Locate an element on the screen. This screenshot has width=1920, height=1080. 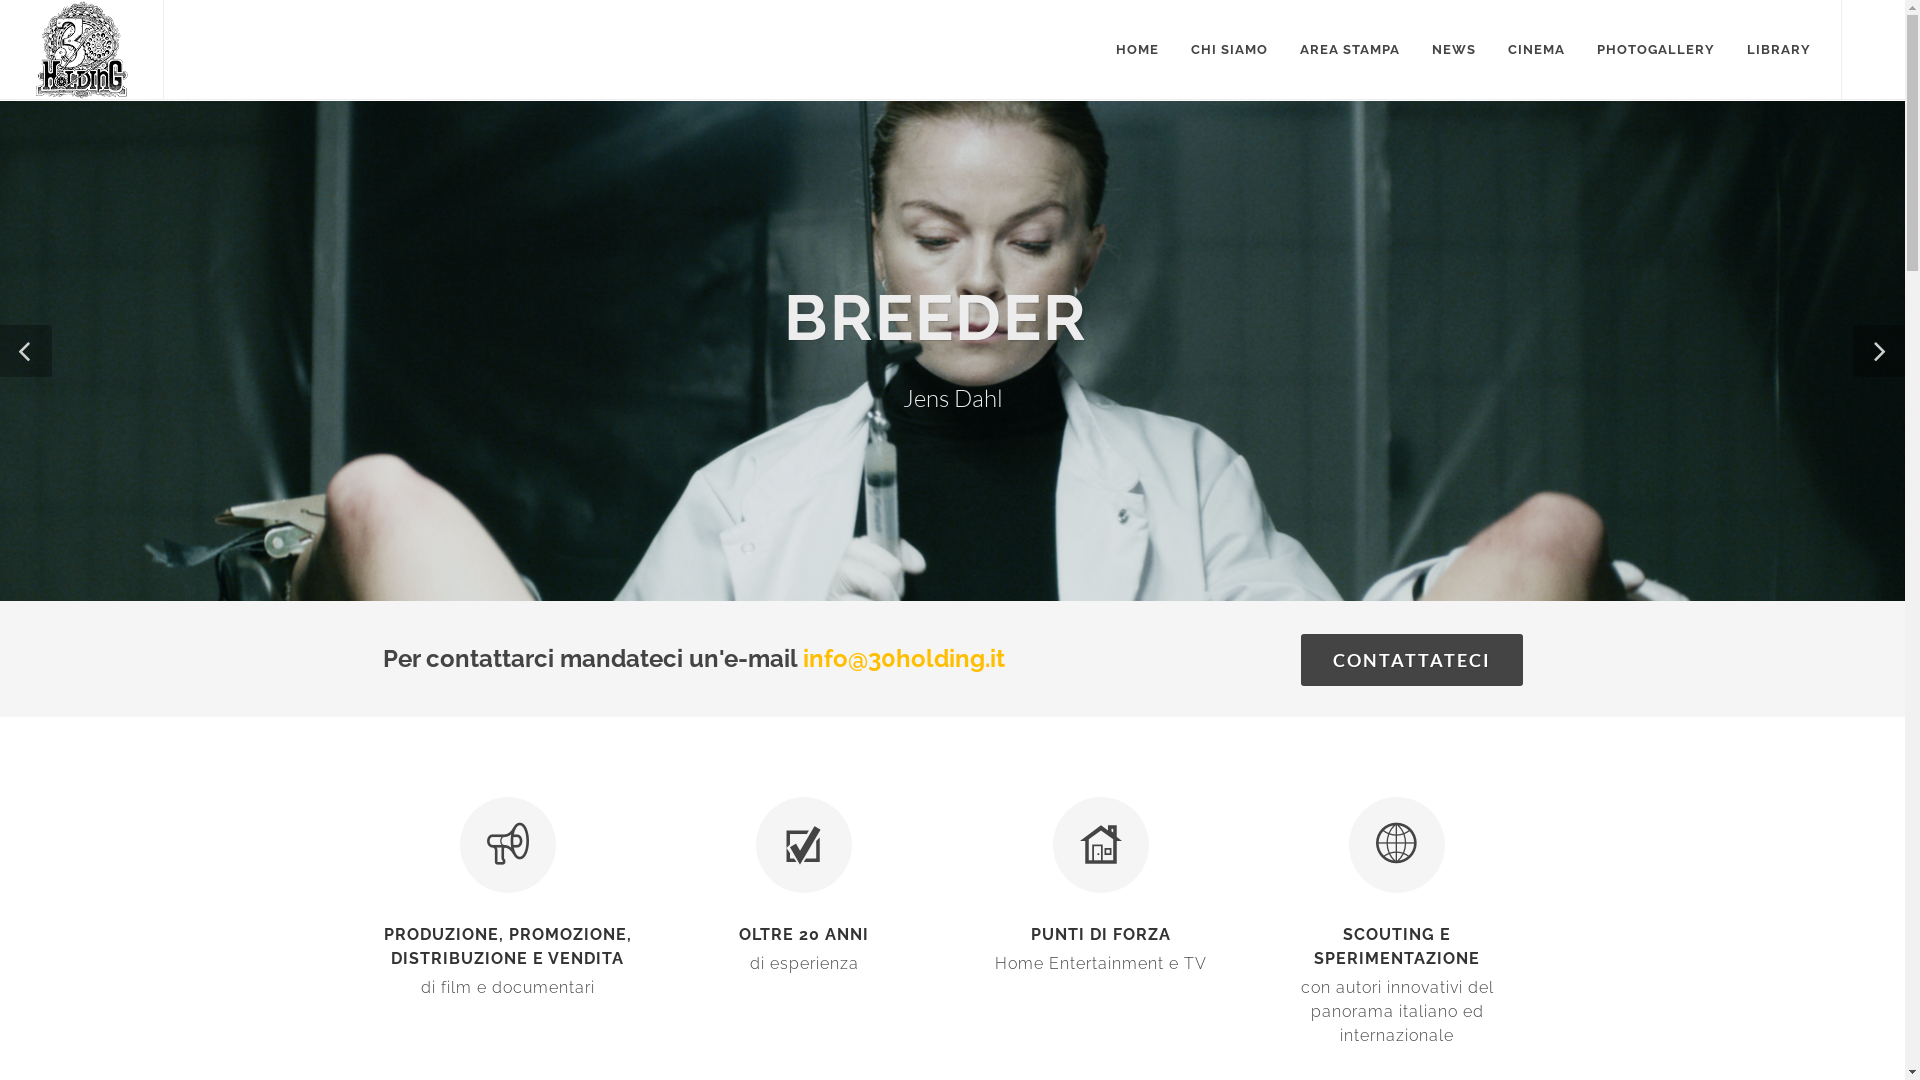
'CINEMA' is located at coordinates (1535, 49).